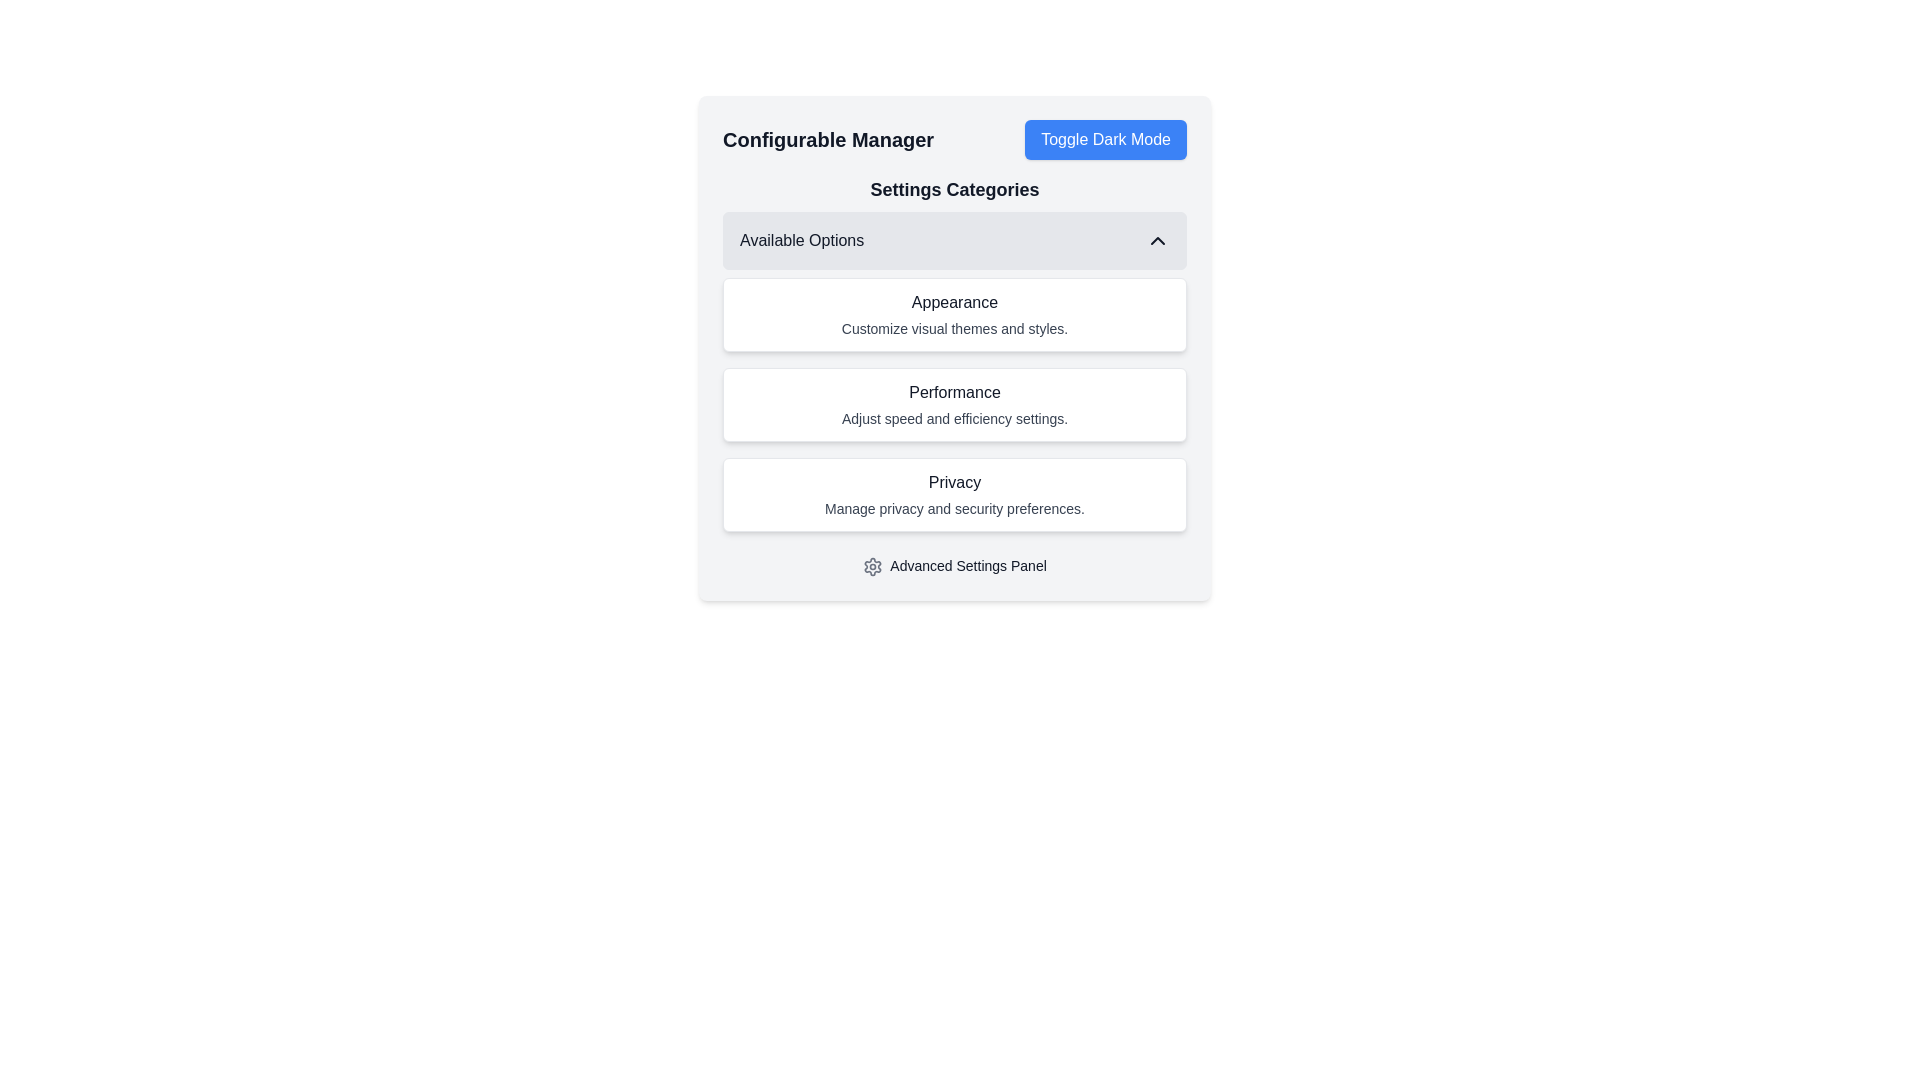 This screenshot has height=1080, width=1920. What do you see at coordinates (954, 566) in the screenshot?
I see `the 'Advanced Settings Panel' text element accompanied by a settings icon, which is centered at the bottom of the interface` at bounding box center [954, 566].